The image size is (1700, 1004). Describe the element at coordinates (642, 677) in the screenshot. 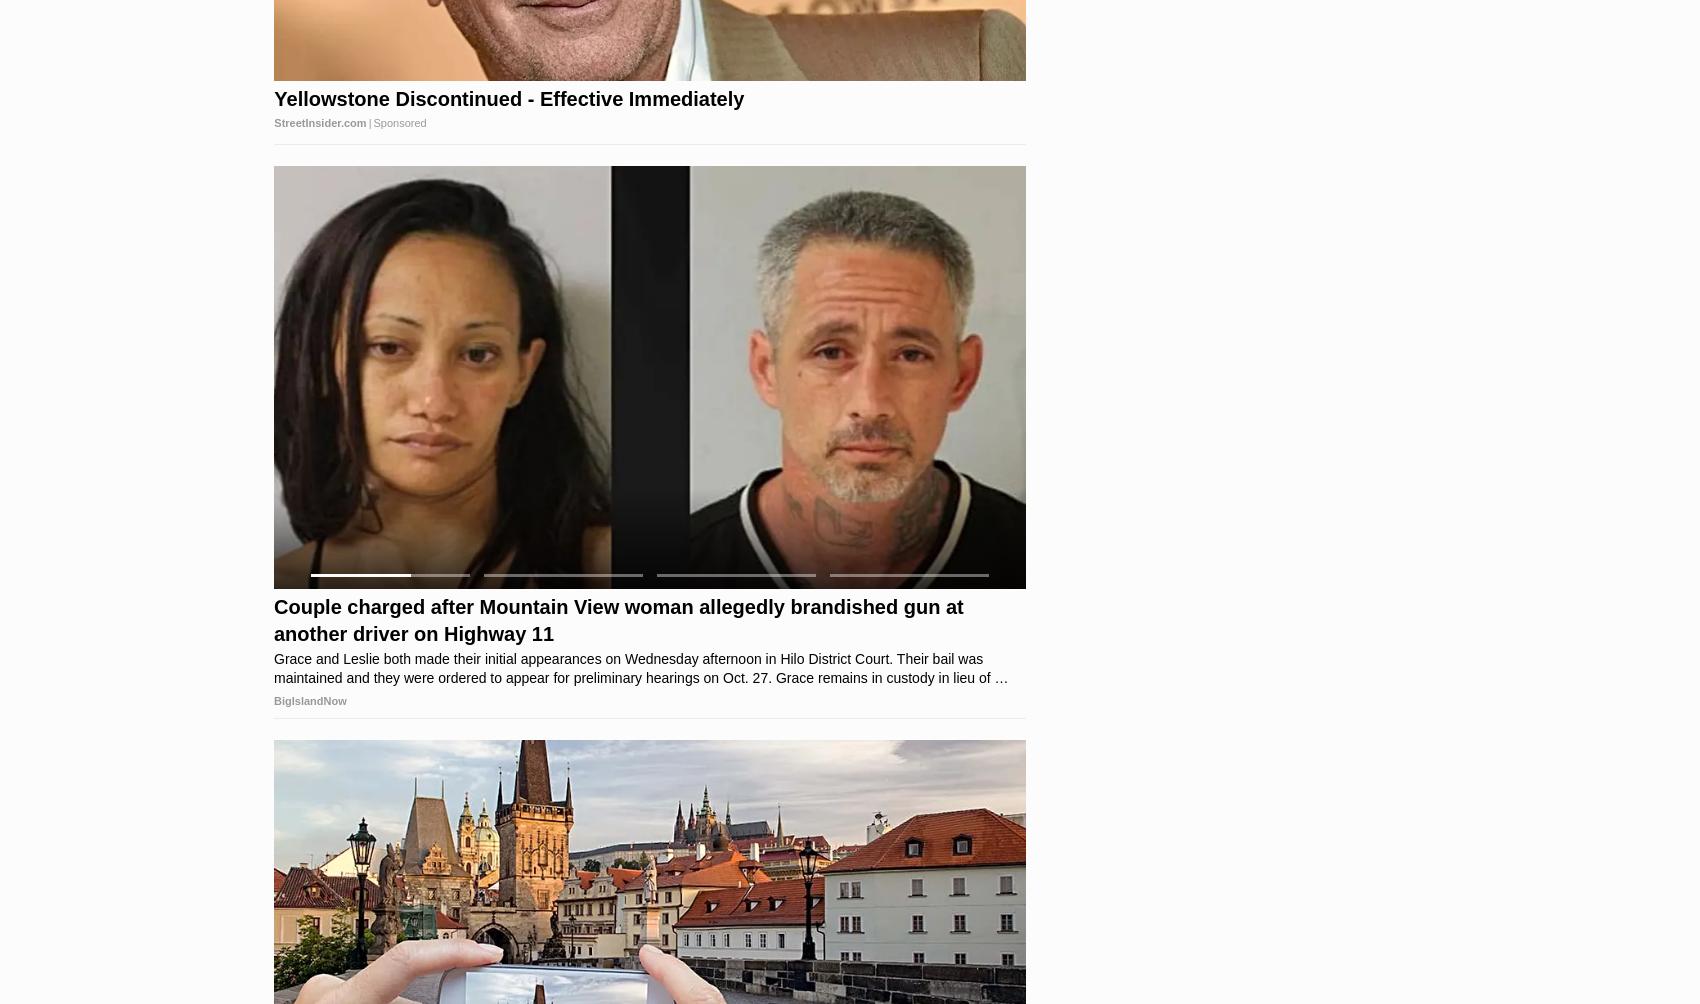

I see `'Charges stem from a domestic dispute that occurred on the 73-4000 block of Hawai‘i Belt Road in Kona early Sunday morning. Charges stem from a domestic dispute that occurred on the 73-4000 block of Hawai‘i Belt Road in Kona early Sunday morning.'` at that location.